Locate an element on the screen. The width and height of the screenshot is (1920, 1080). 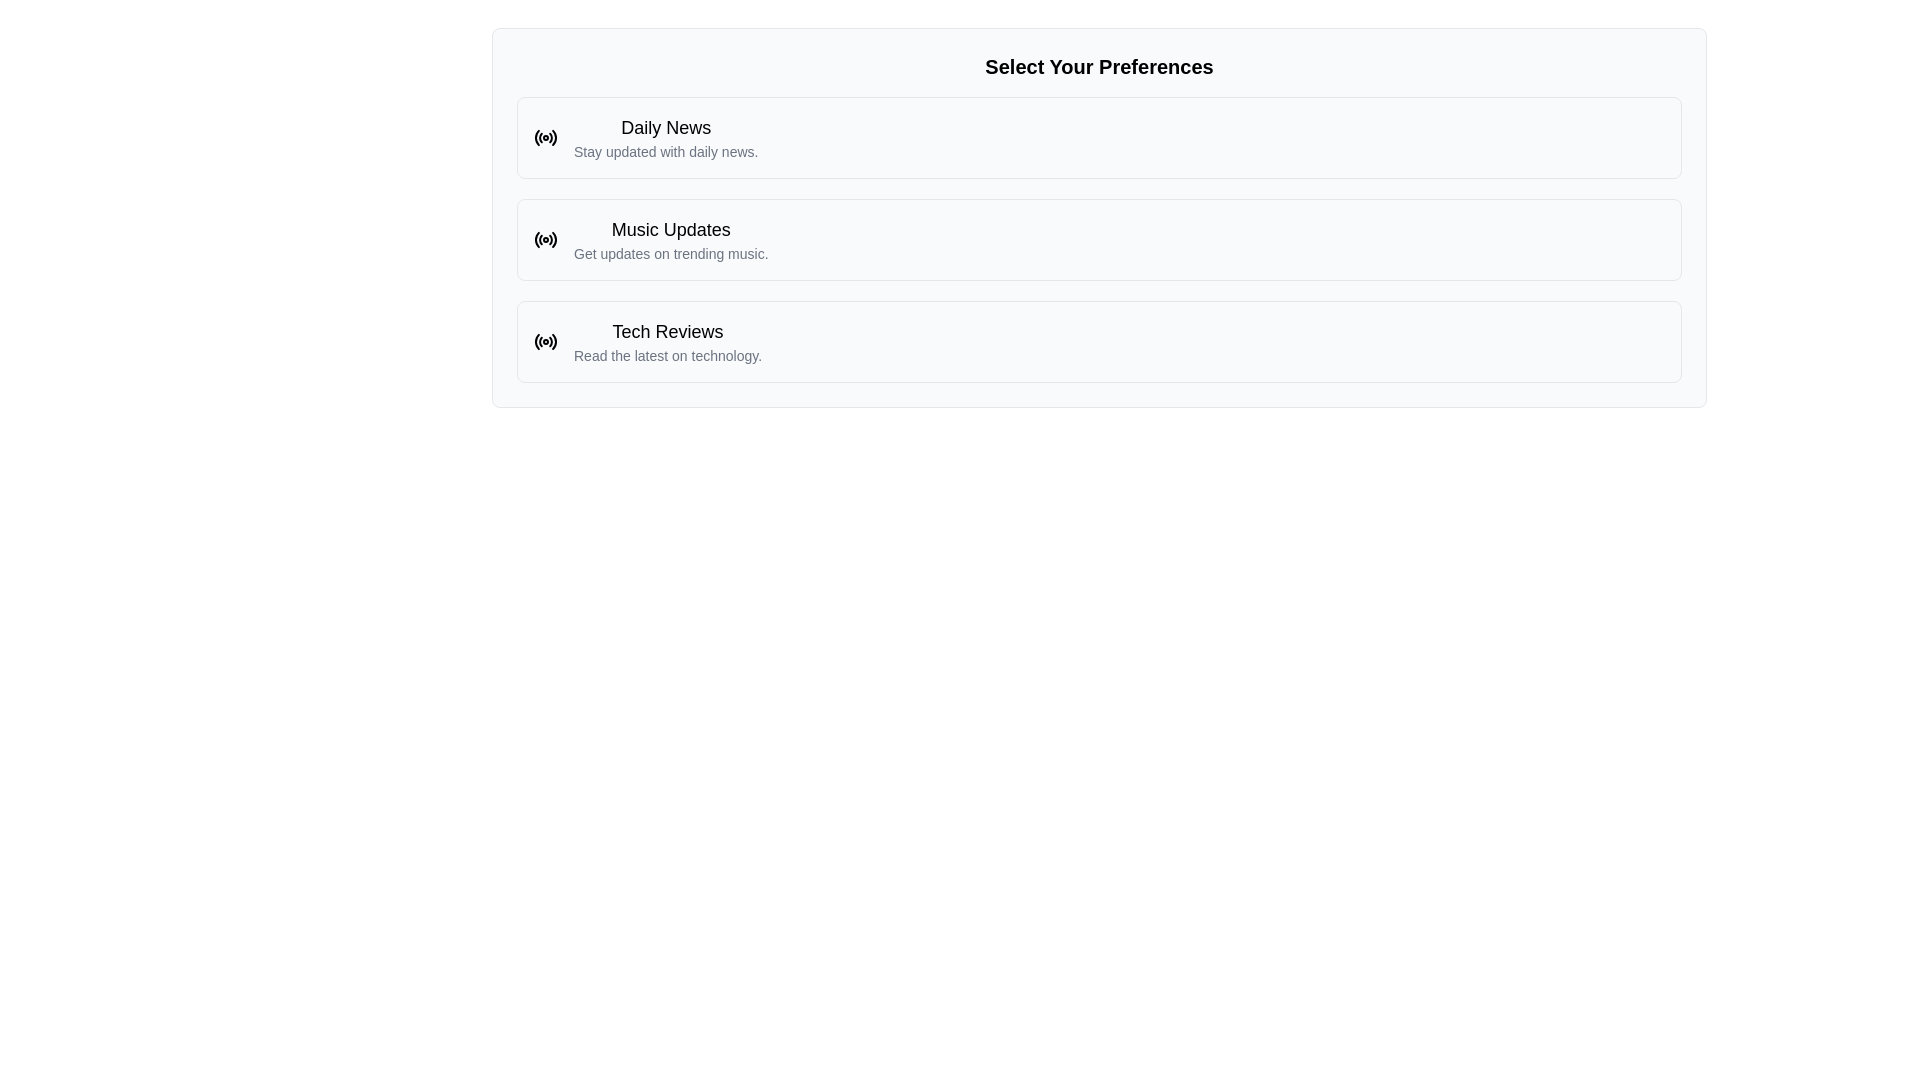
the clickable list item labeled 'Daily News' which features a bold title and a descriptive subtitle is located at coordinates (666, 137).